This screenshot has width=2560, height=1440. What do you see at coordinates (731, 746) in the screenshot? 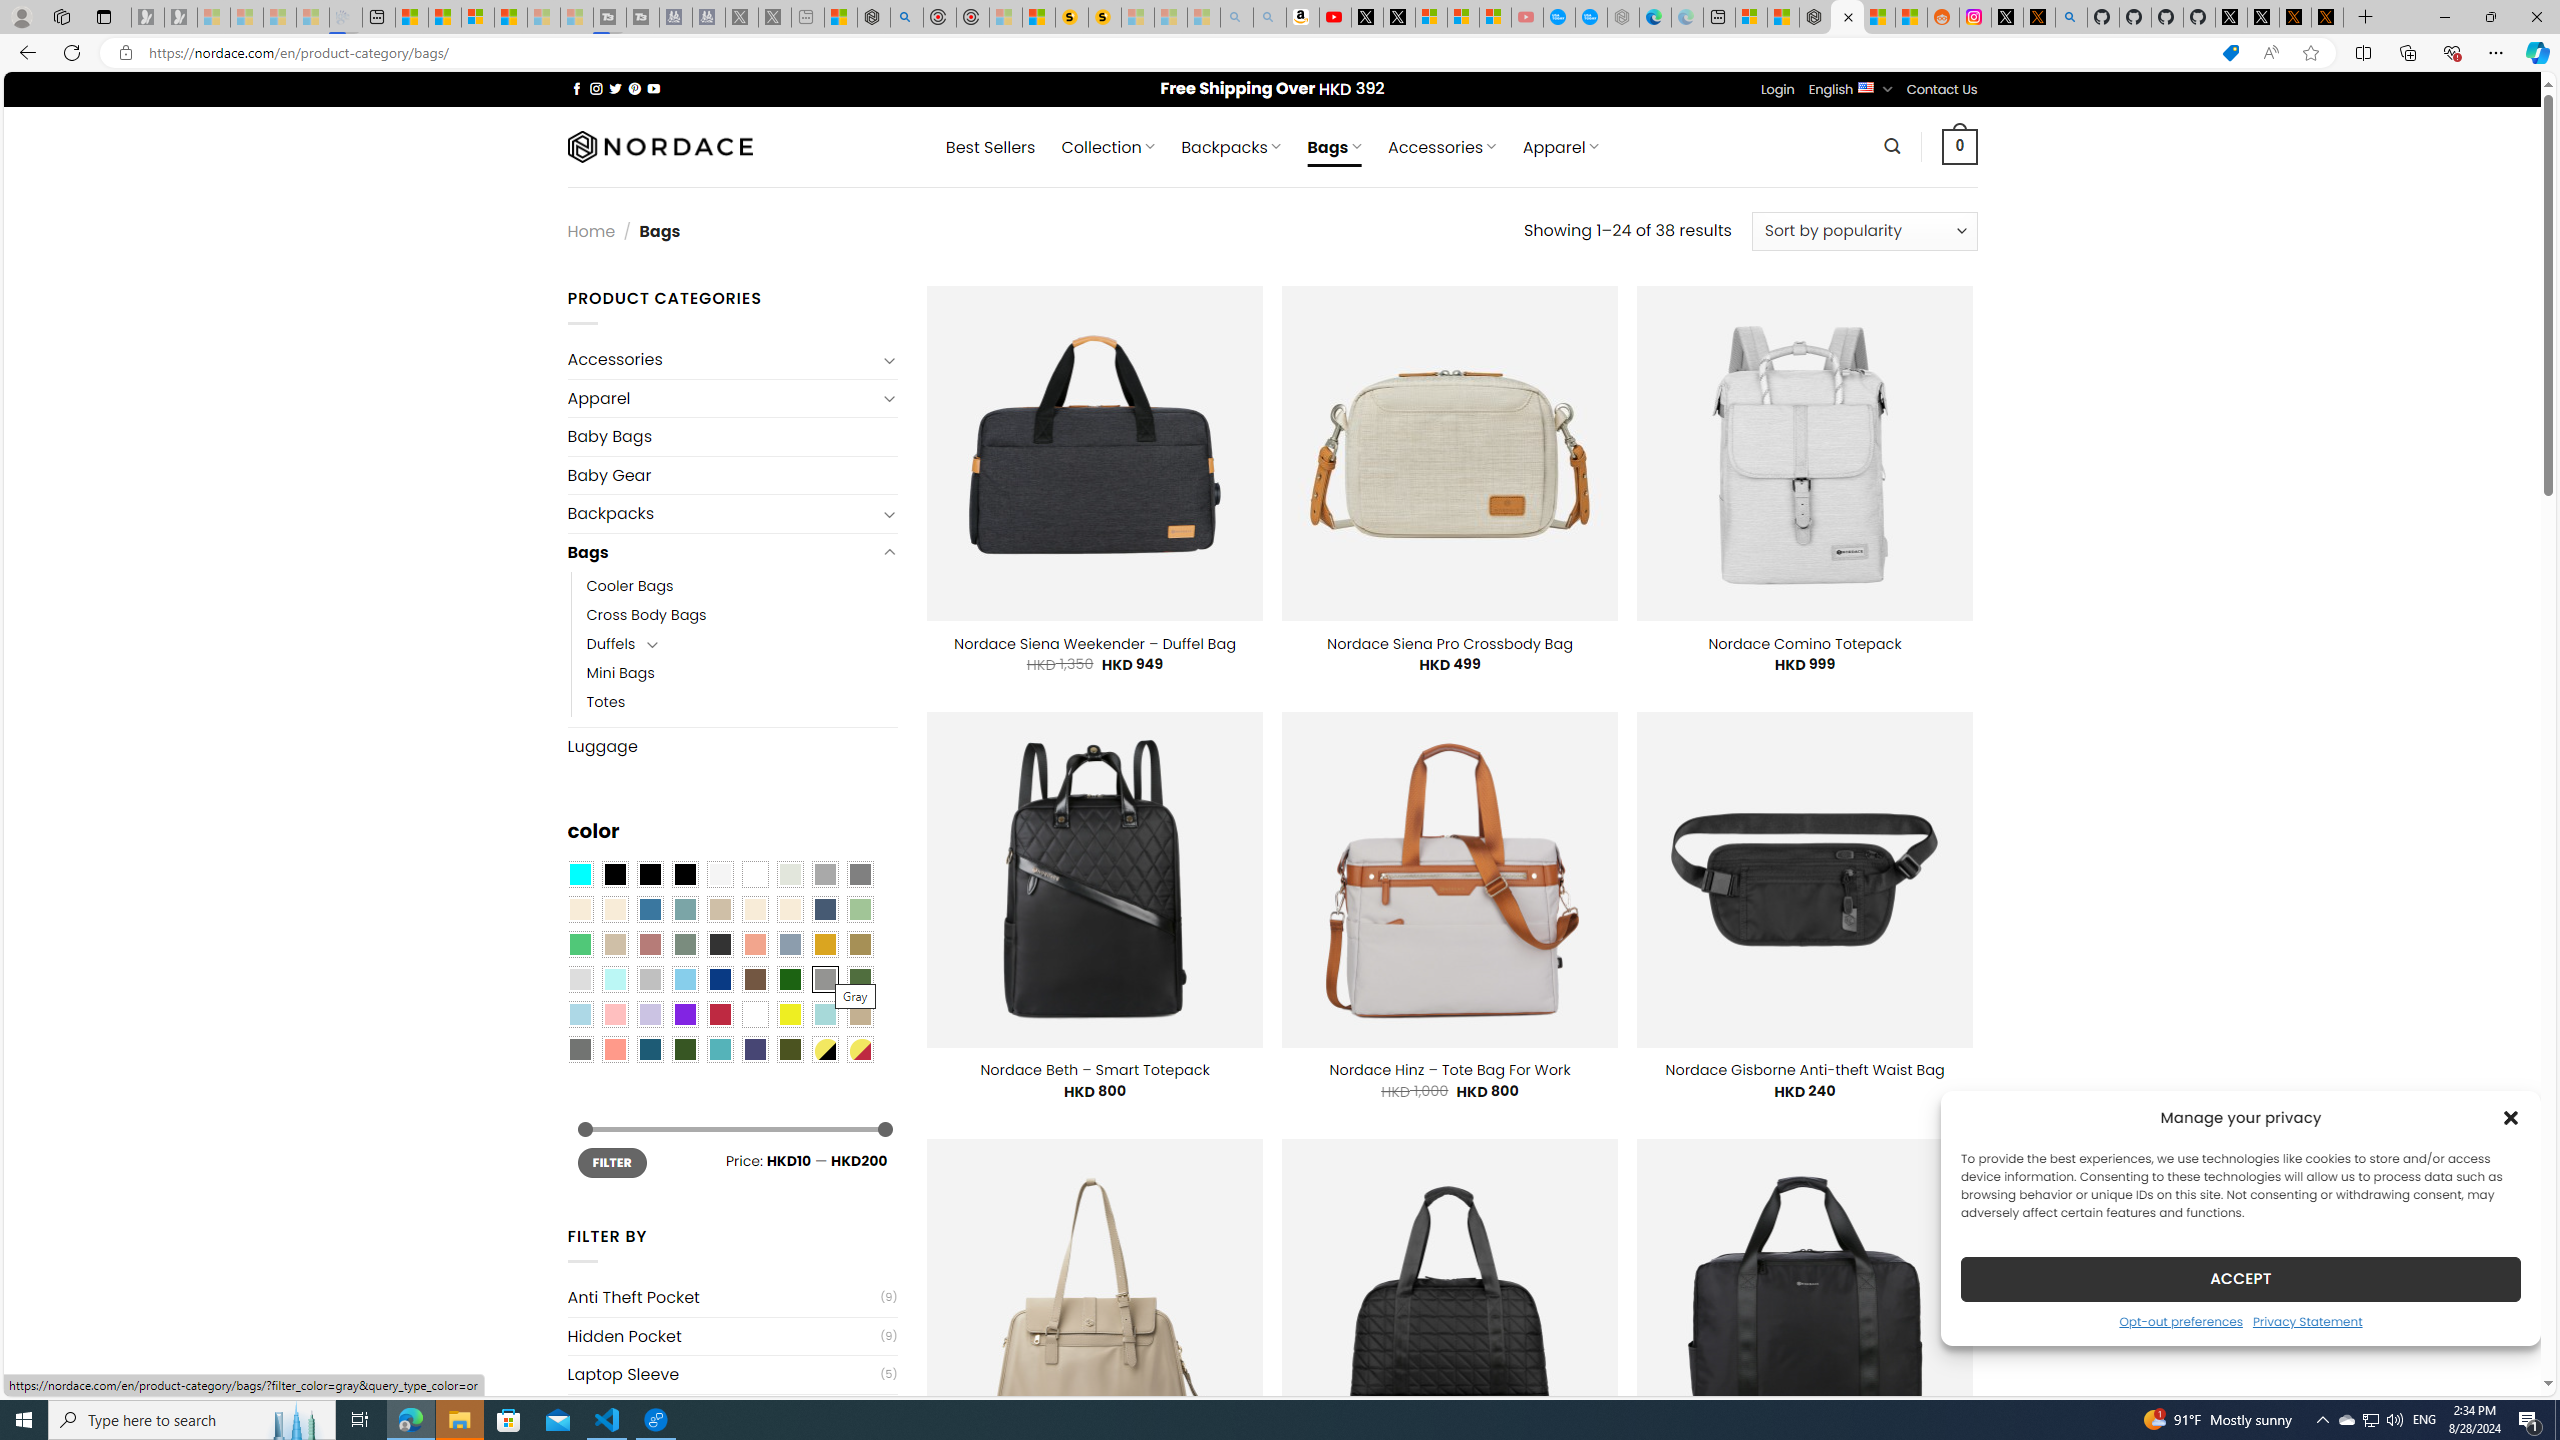
I see `'Luggage'` at bounding box center [731, 746].